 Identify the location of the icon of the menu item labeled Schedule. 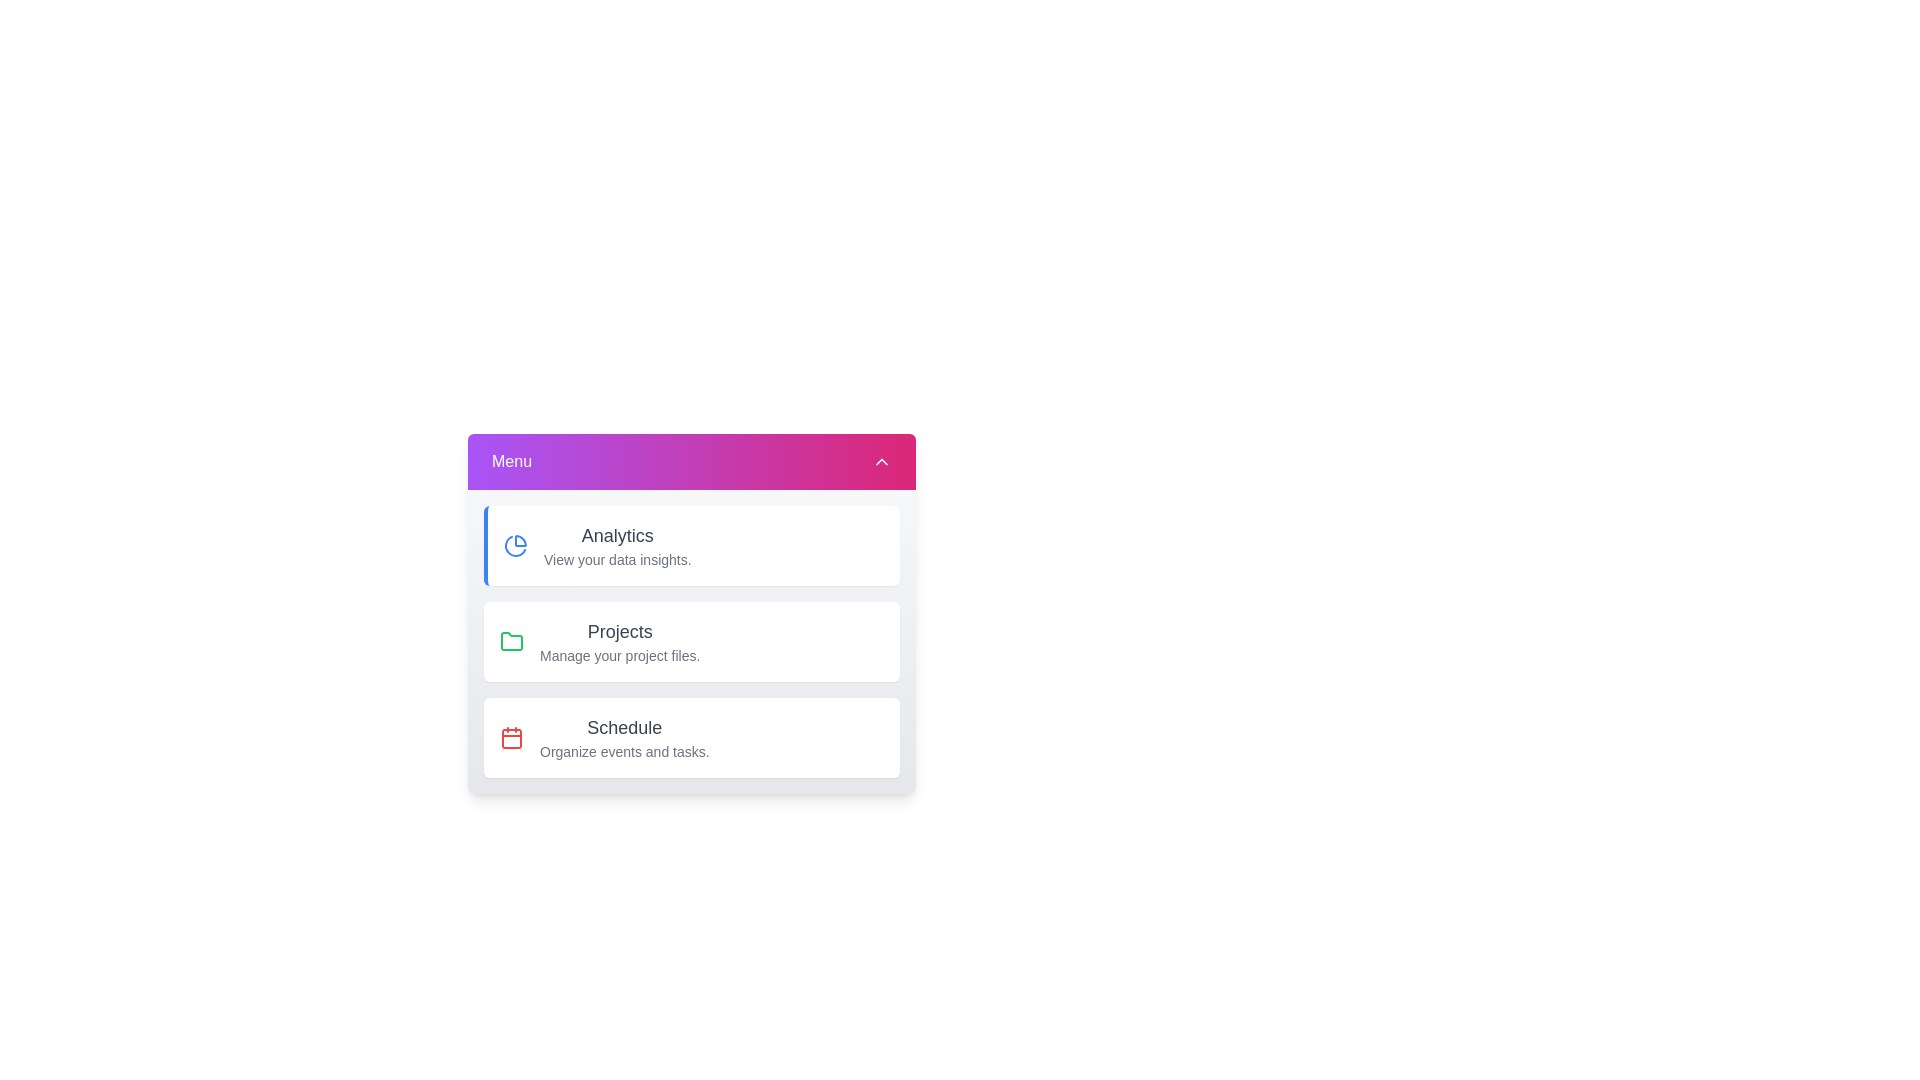
(512, 737).